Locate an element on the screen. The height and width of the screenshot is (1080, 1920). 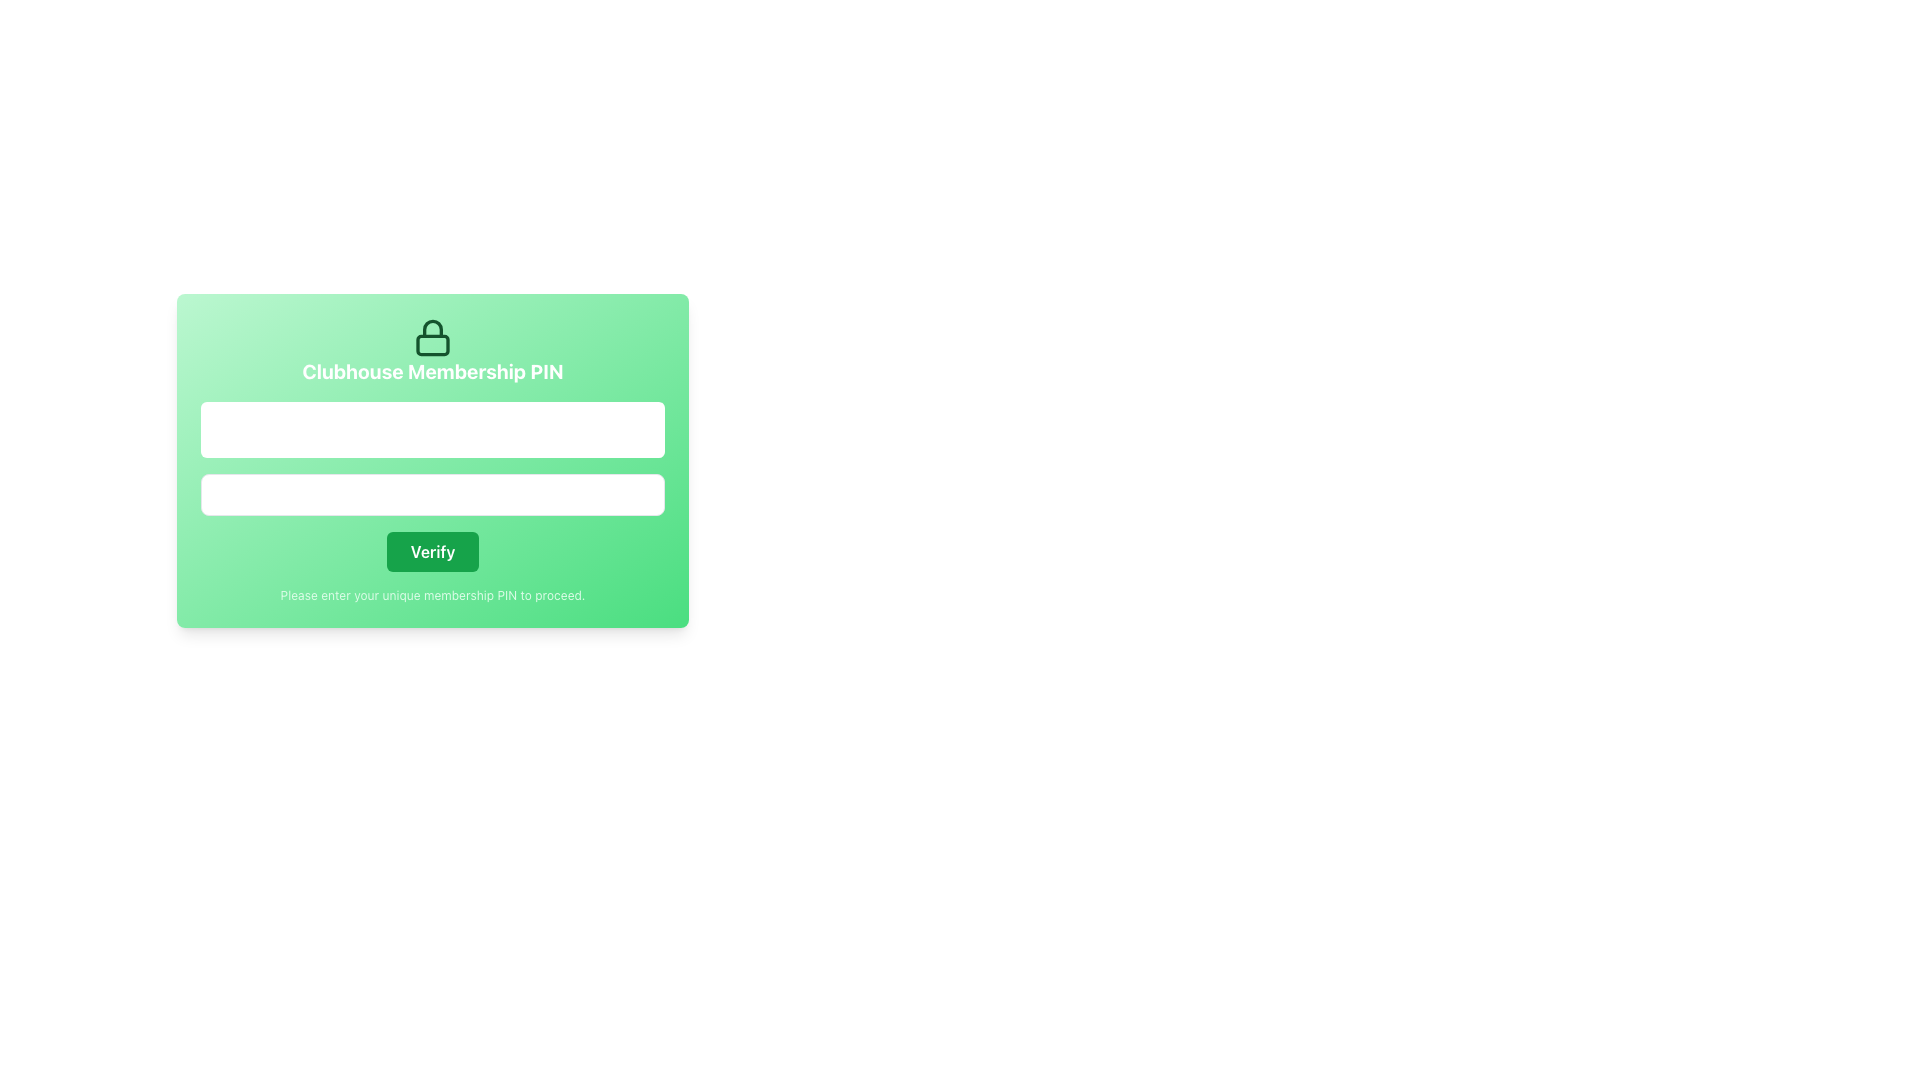
within the Password Input Field located below the 'Clubhouse Membership PIN' text and above the 'Verify' button, styled with rounded corners and a border is located at coordinates (431, 494).